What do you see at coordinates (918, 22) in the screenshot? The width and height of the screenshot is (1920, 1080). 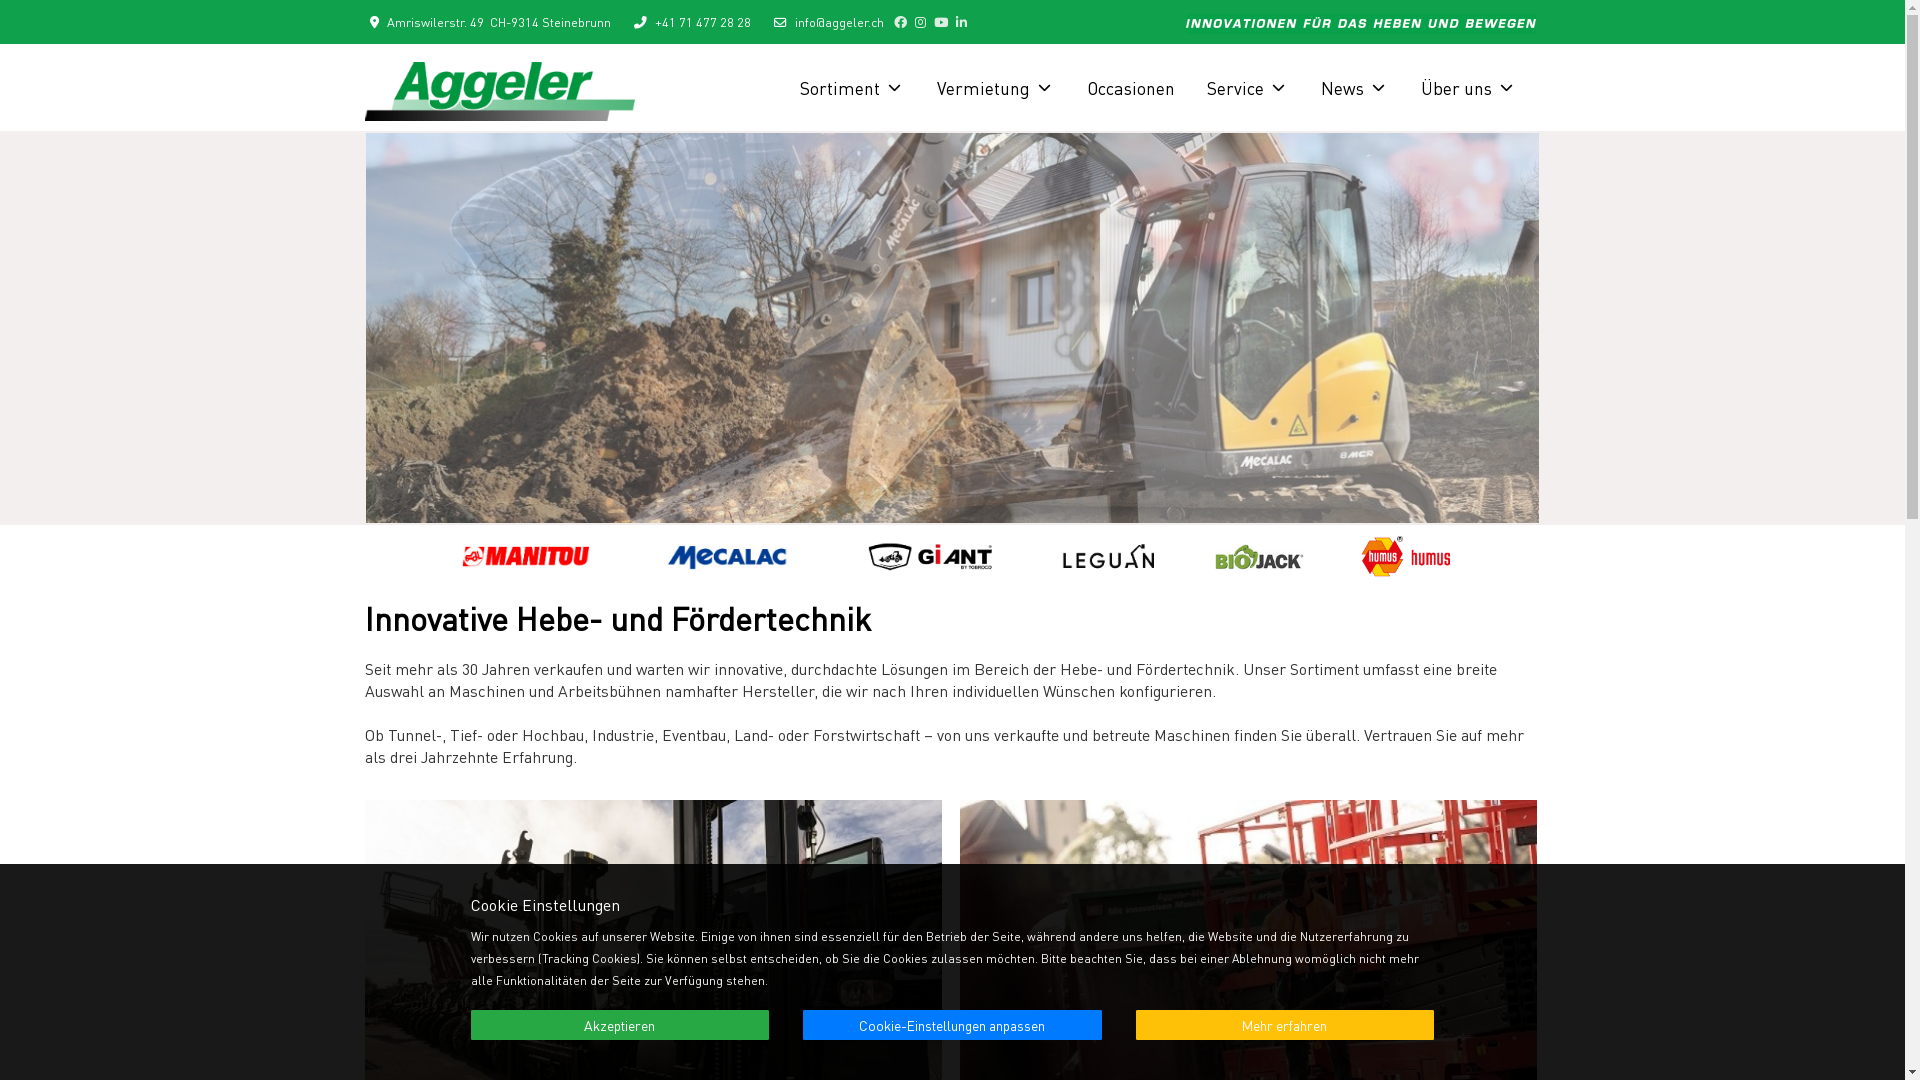 I see `'Instagram'` at bounding box center [918, 22].